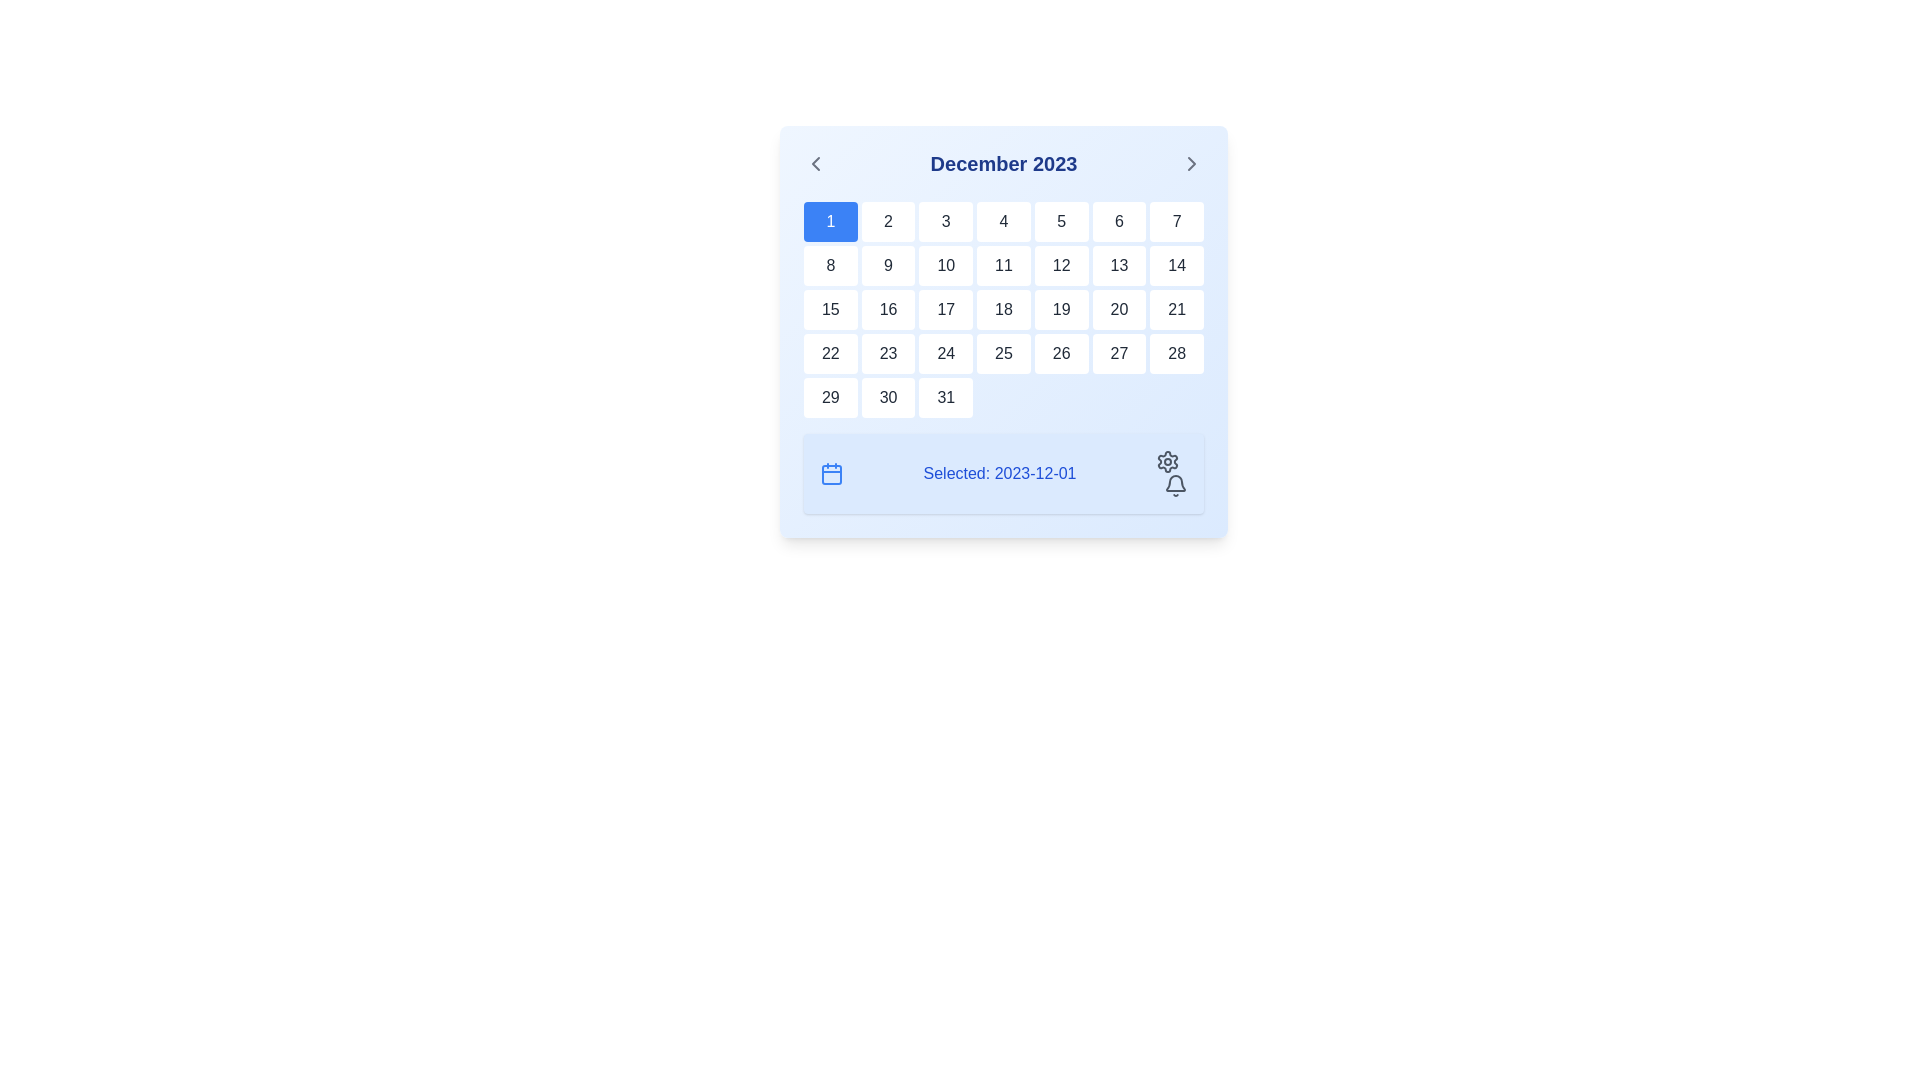  I want to click on the date selection button for the 31st in the calendar interface, located in the bottom-right corner of the grid, so click(945, 397).